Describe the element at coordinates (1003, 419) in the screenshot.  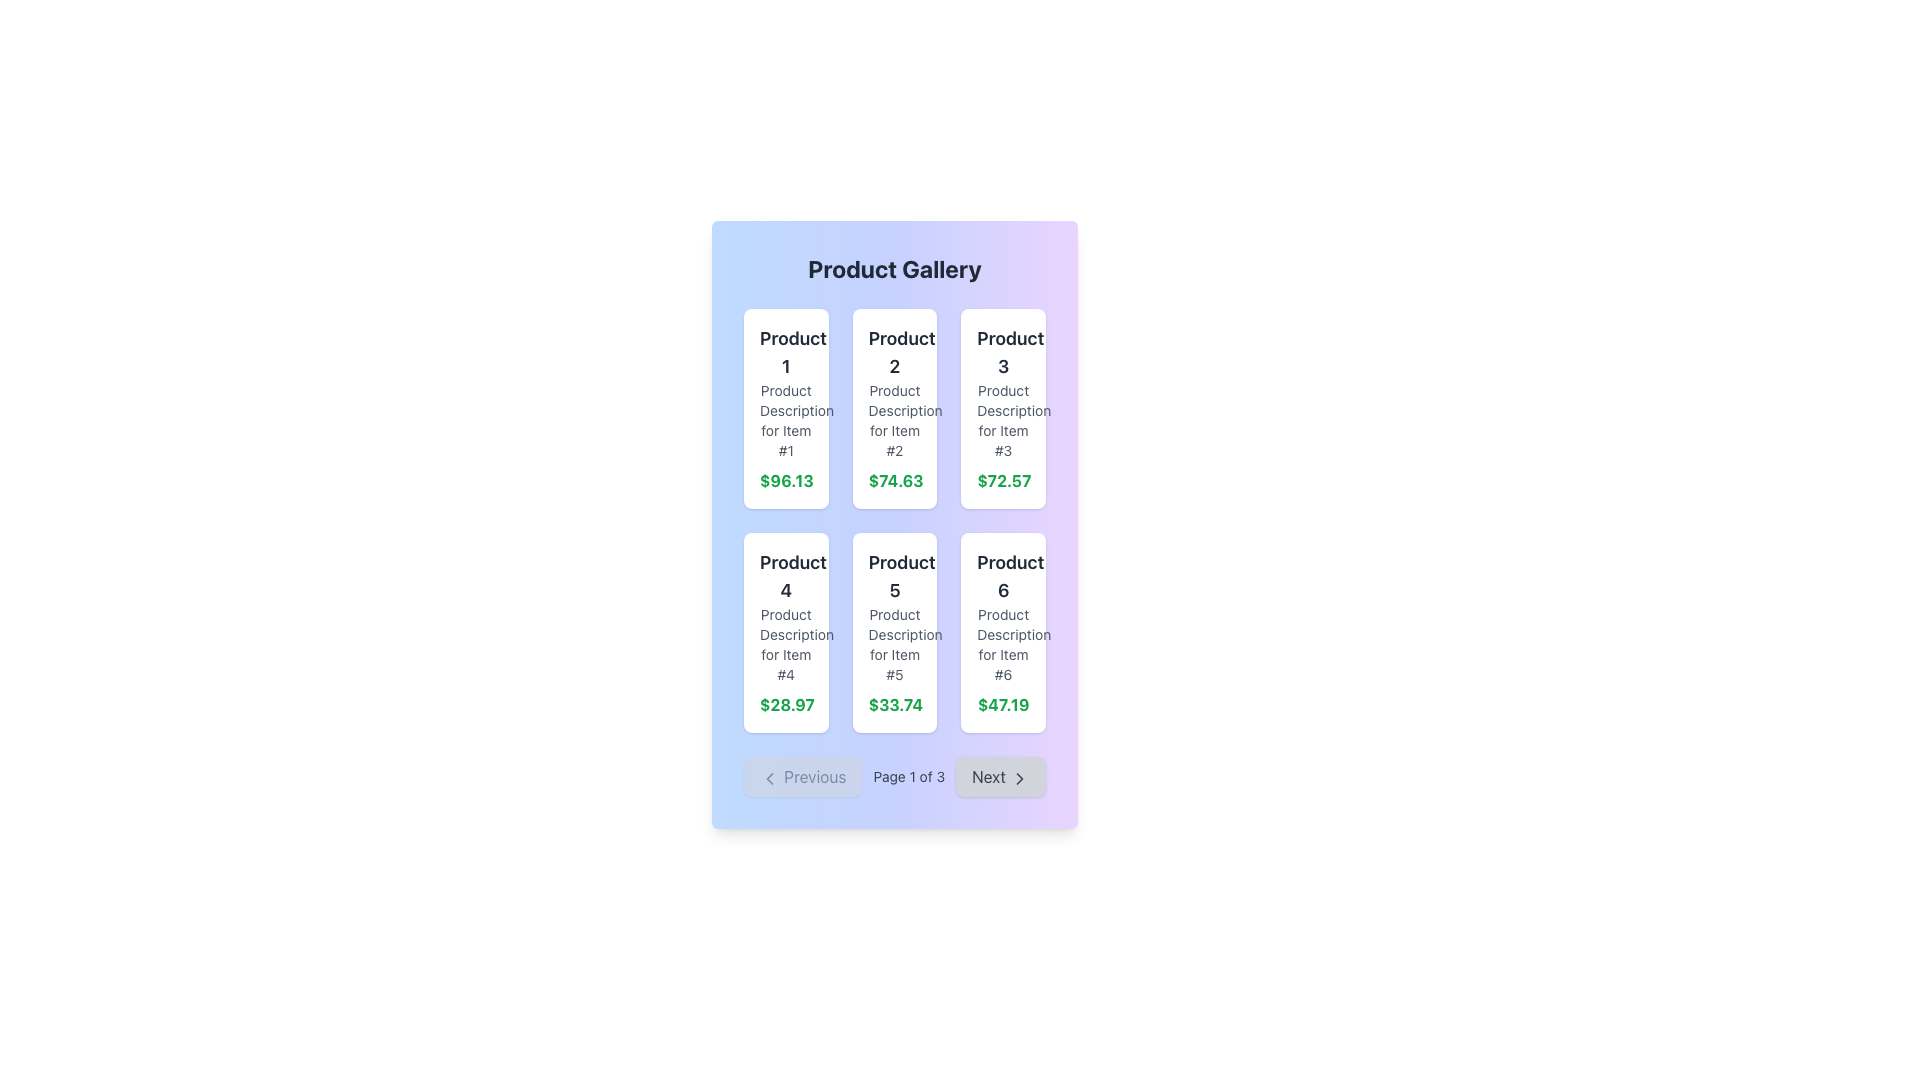
I see `the text label displaying 'Product Description for Item #3', which is styled in gray and located between the title 'Product 3' and the price '$72.57' on the product card` at that location.